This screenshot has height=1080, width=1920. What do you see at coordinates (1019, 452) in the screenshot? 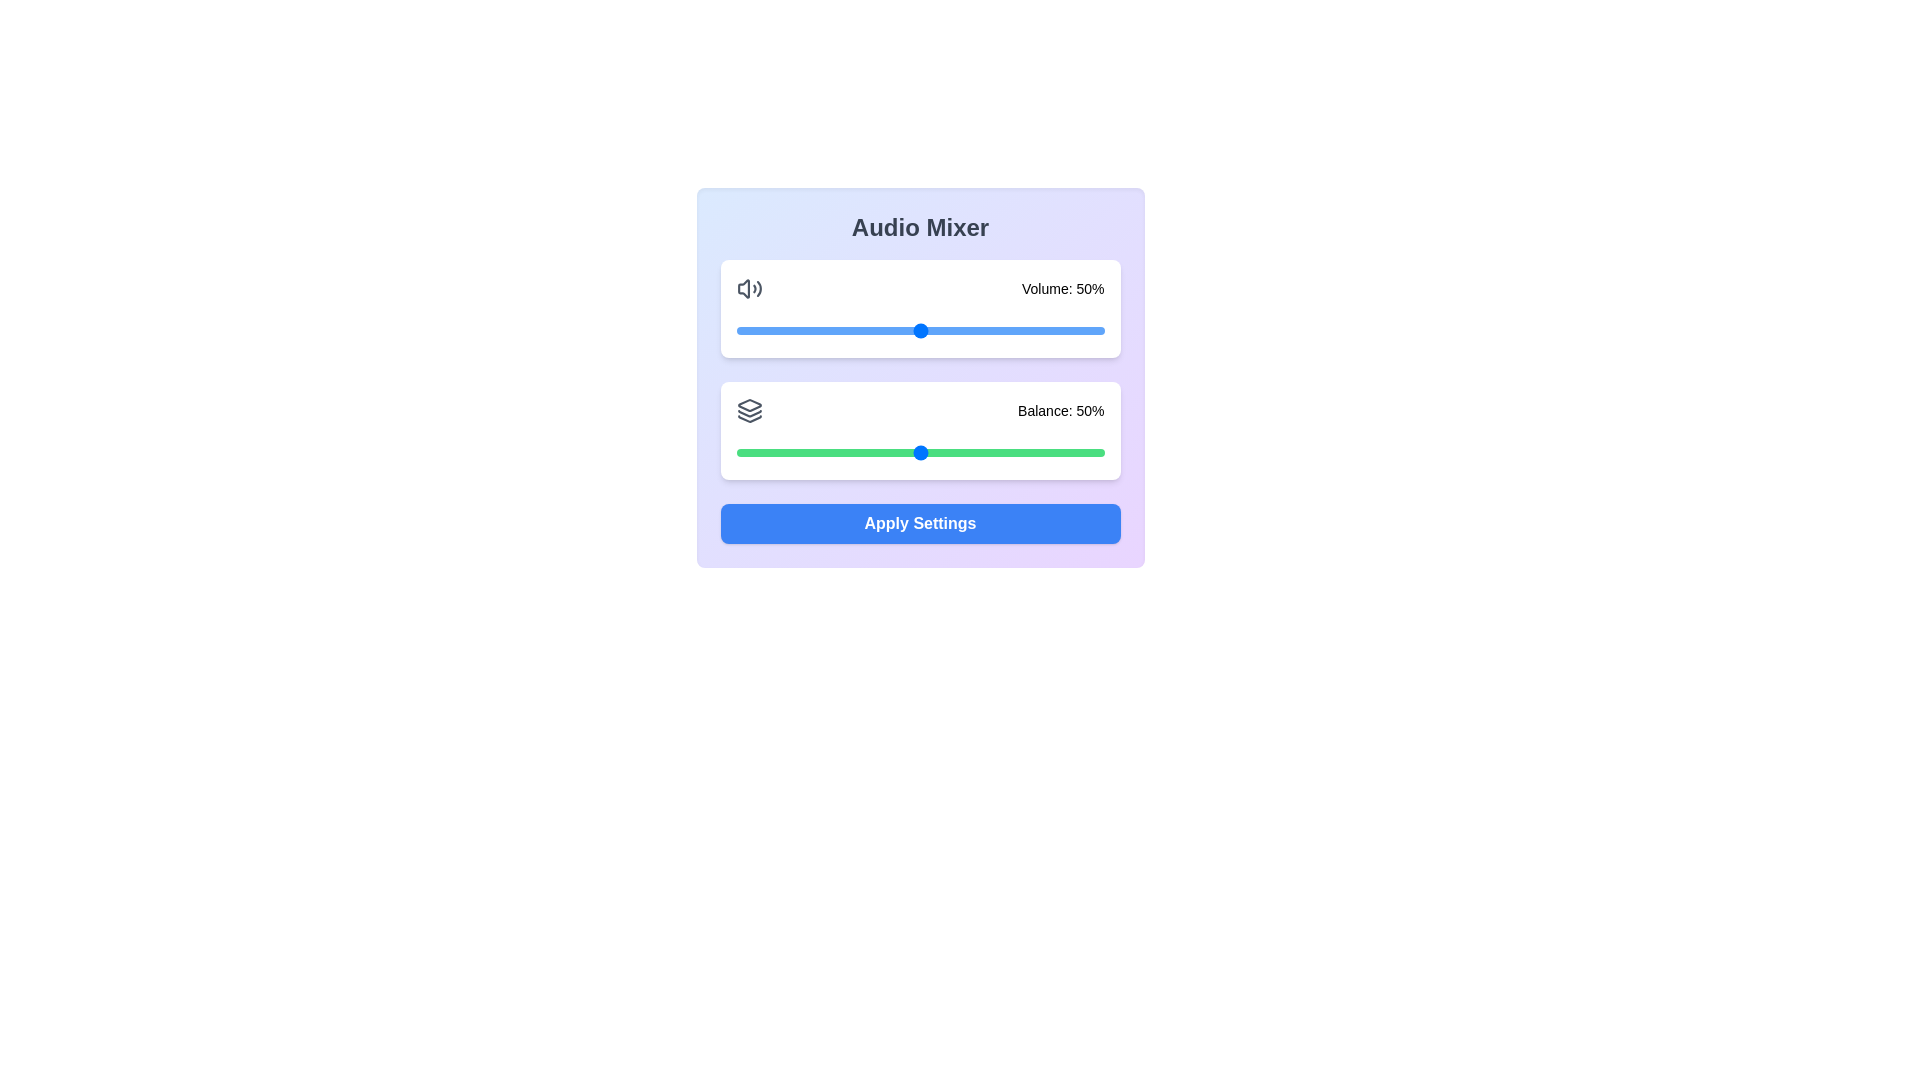
I see `the balance to 77% by interacting with the slider` at bounding box center [1019, 452].